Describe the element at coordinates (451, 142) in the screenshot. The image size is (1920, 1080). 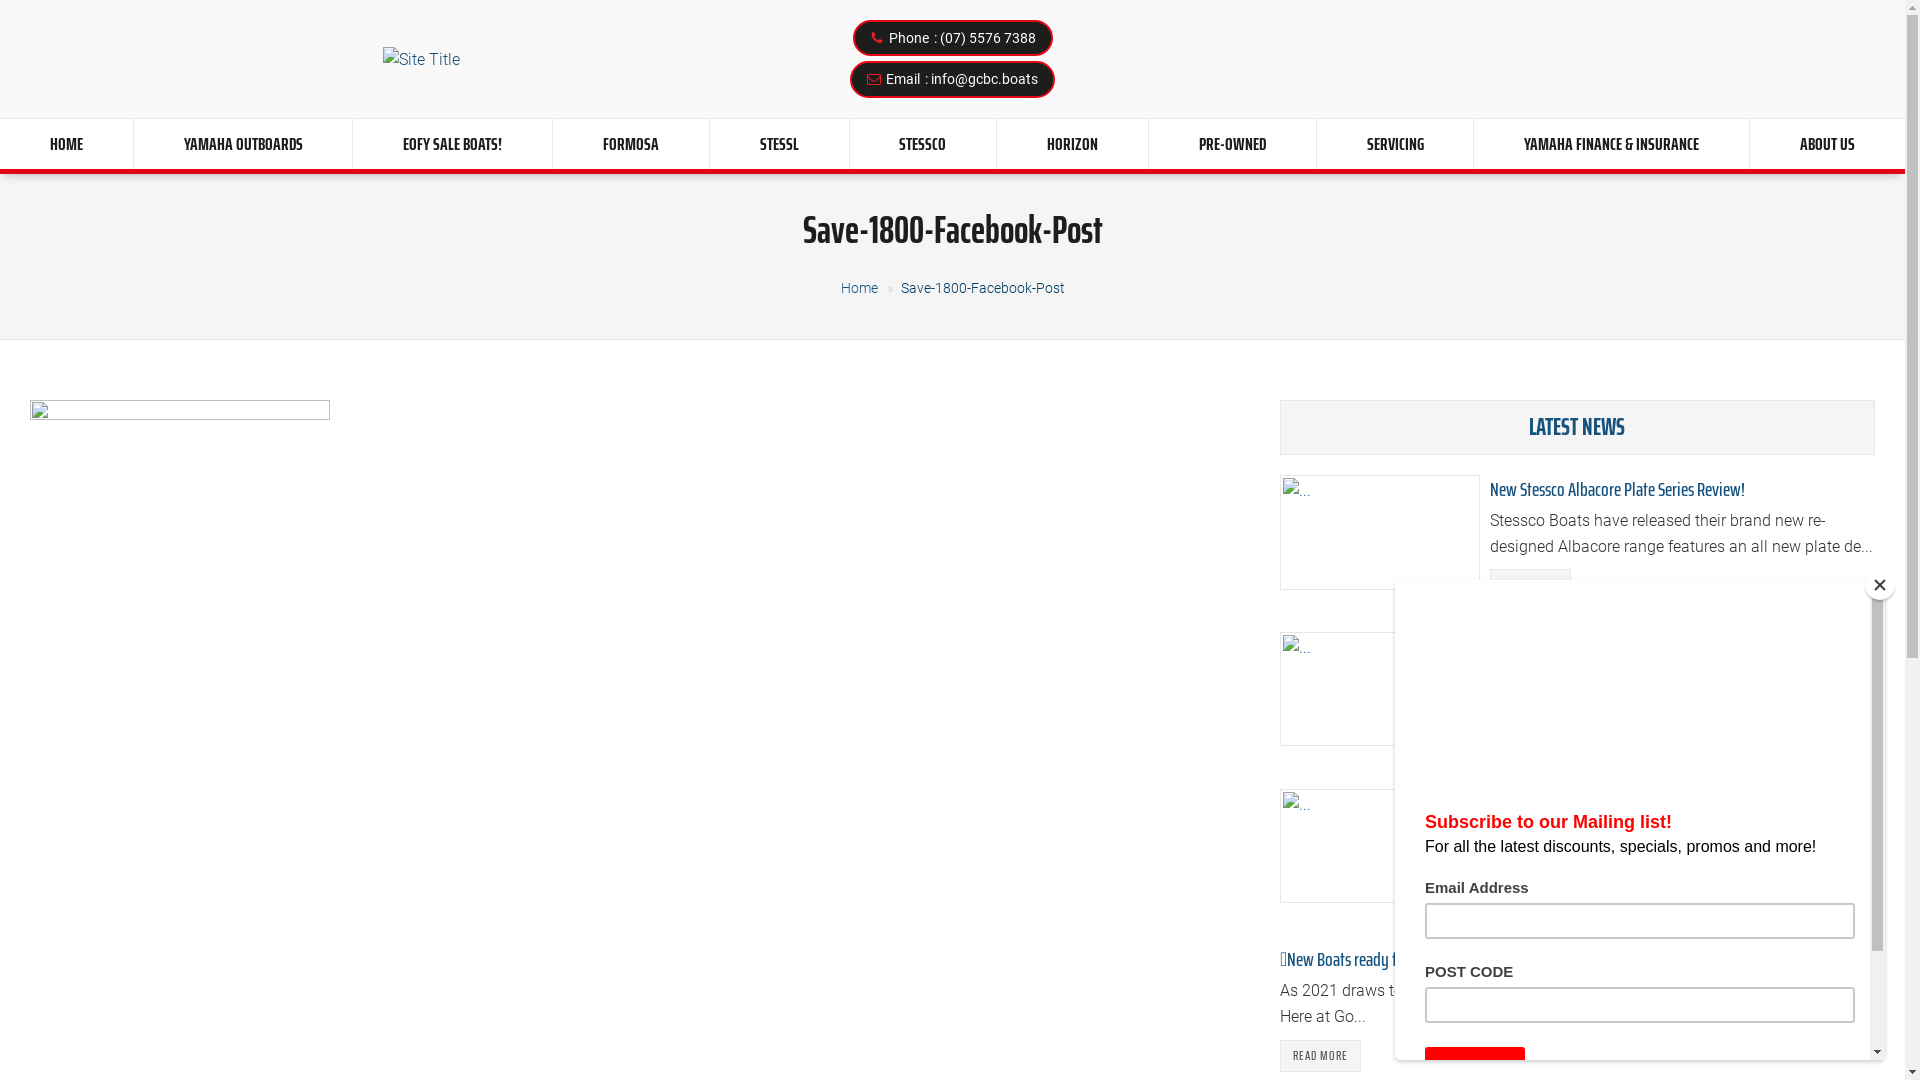
I see `'EOFY SALE BOATS!'` at that location.